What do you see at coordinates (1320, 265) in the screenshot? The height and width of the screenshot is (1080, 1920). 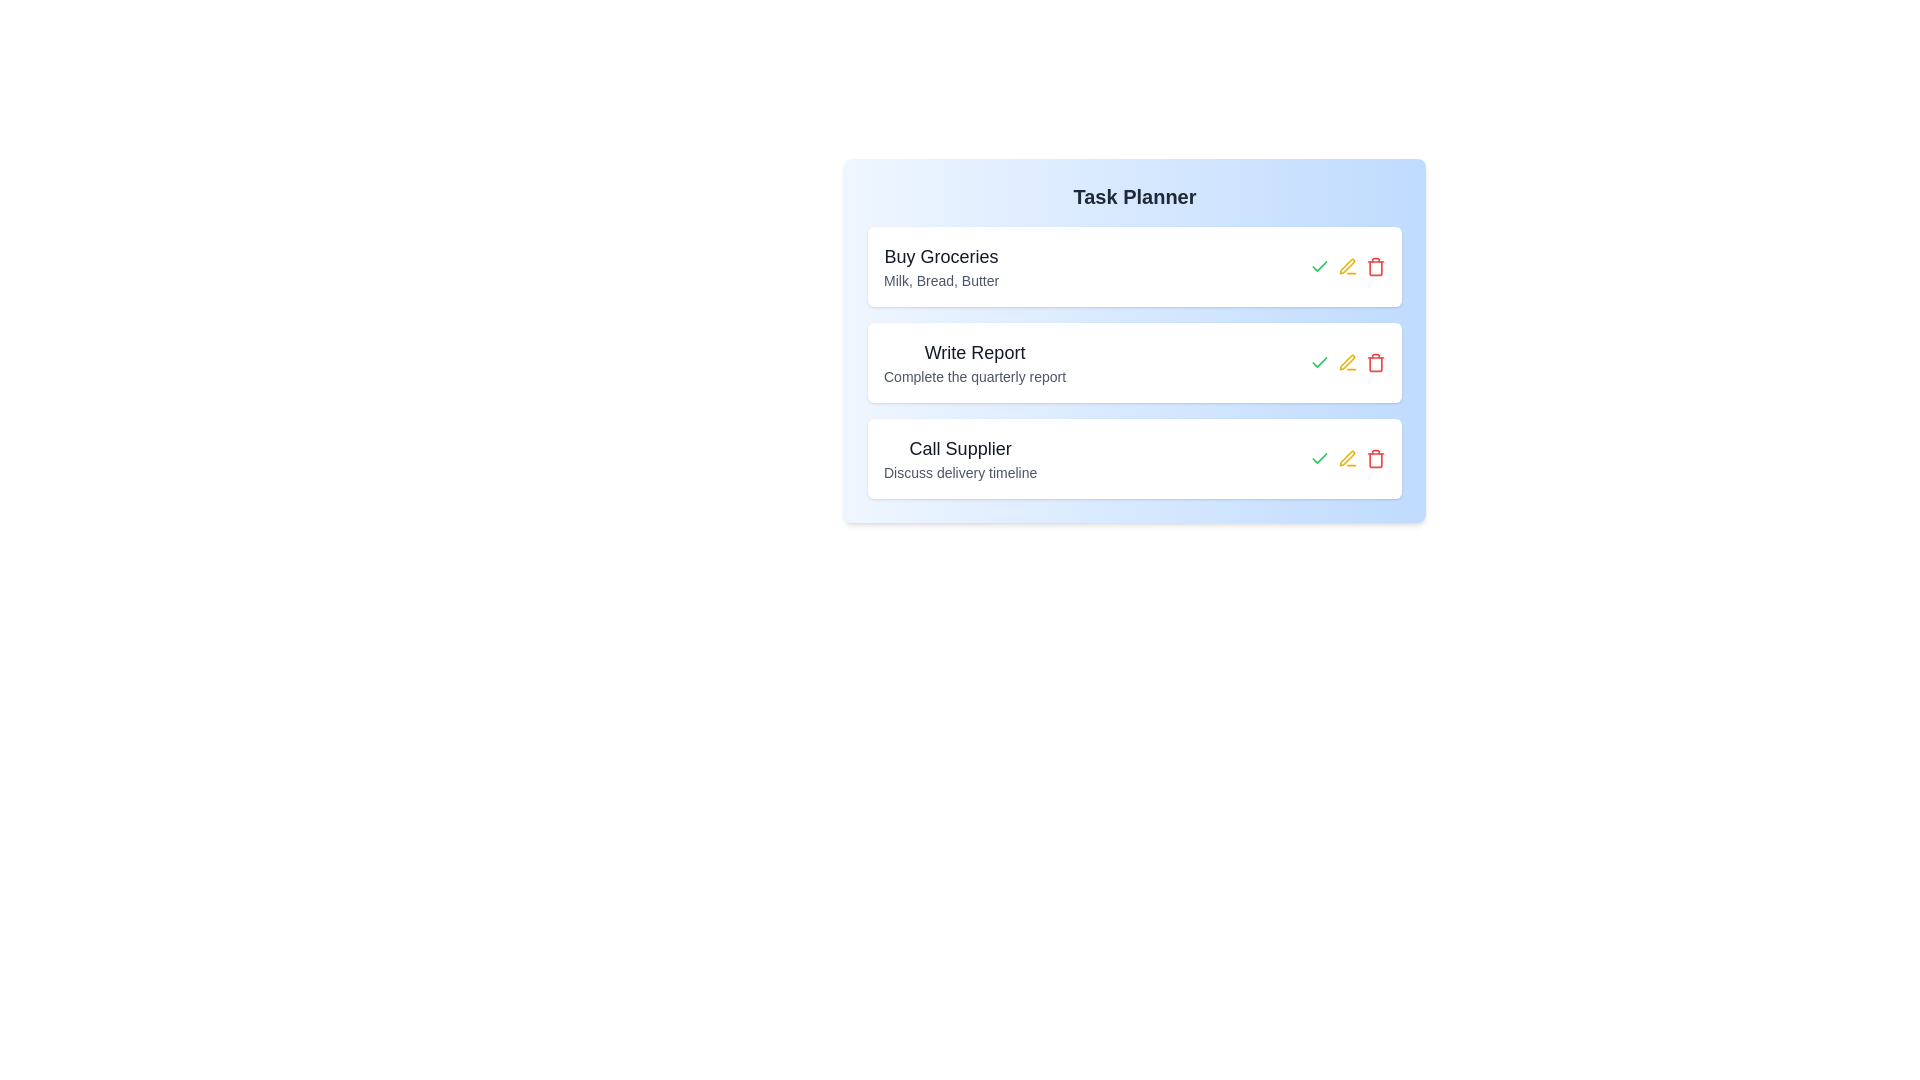 I see `green checkmark button next to the task titled 'Buy Groceries' to mark it as completed` at bounding box center [1320, 265].